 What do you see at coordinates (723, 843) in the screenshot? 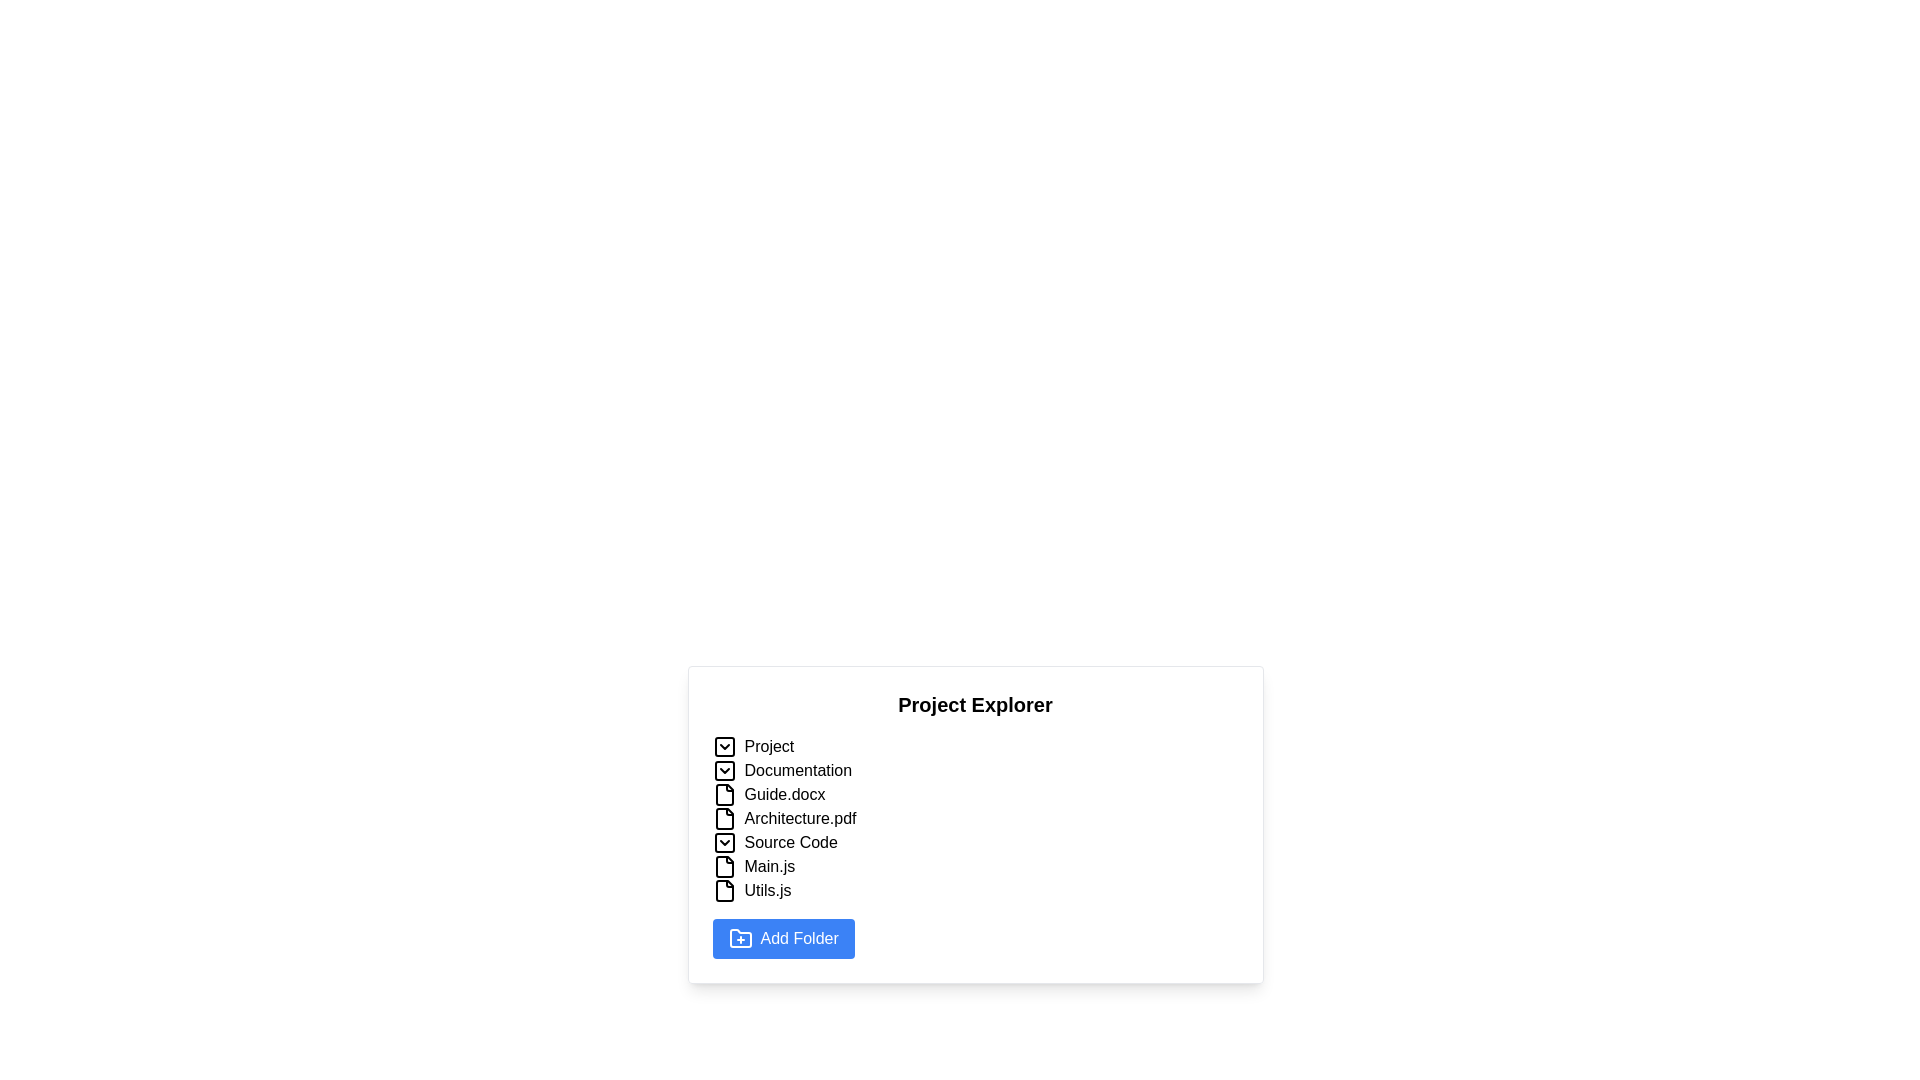
I see `the button that expands or collapses the 'Source Code' folder contents, located to the left of the 'Source Code' text` at bounding box center [723, 843].